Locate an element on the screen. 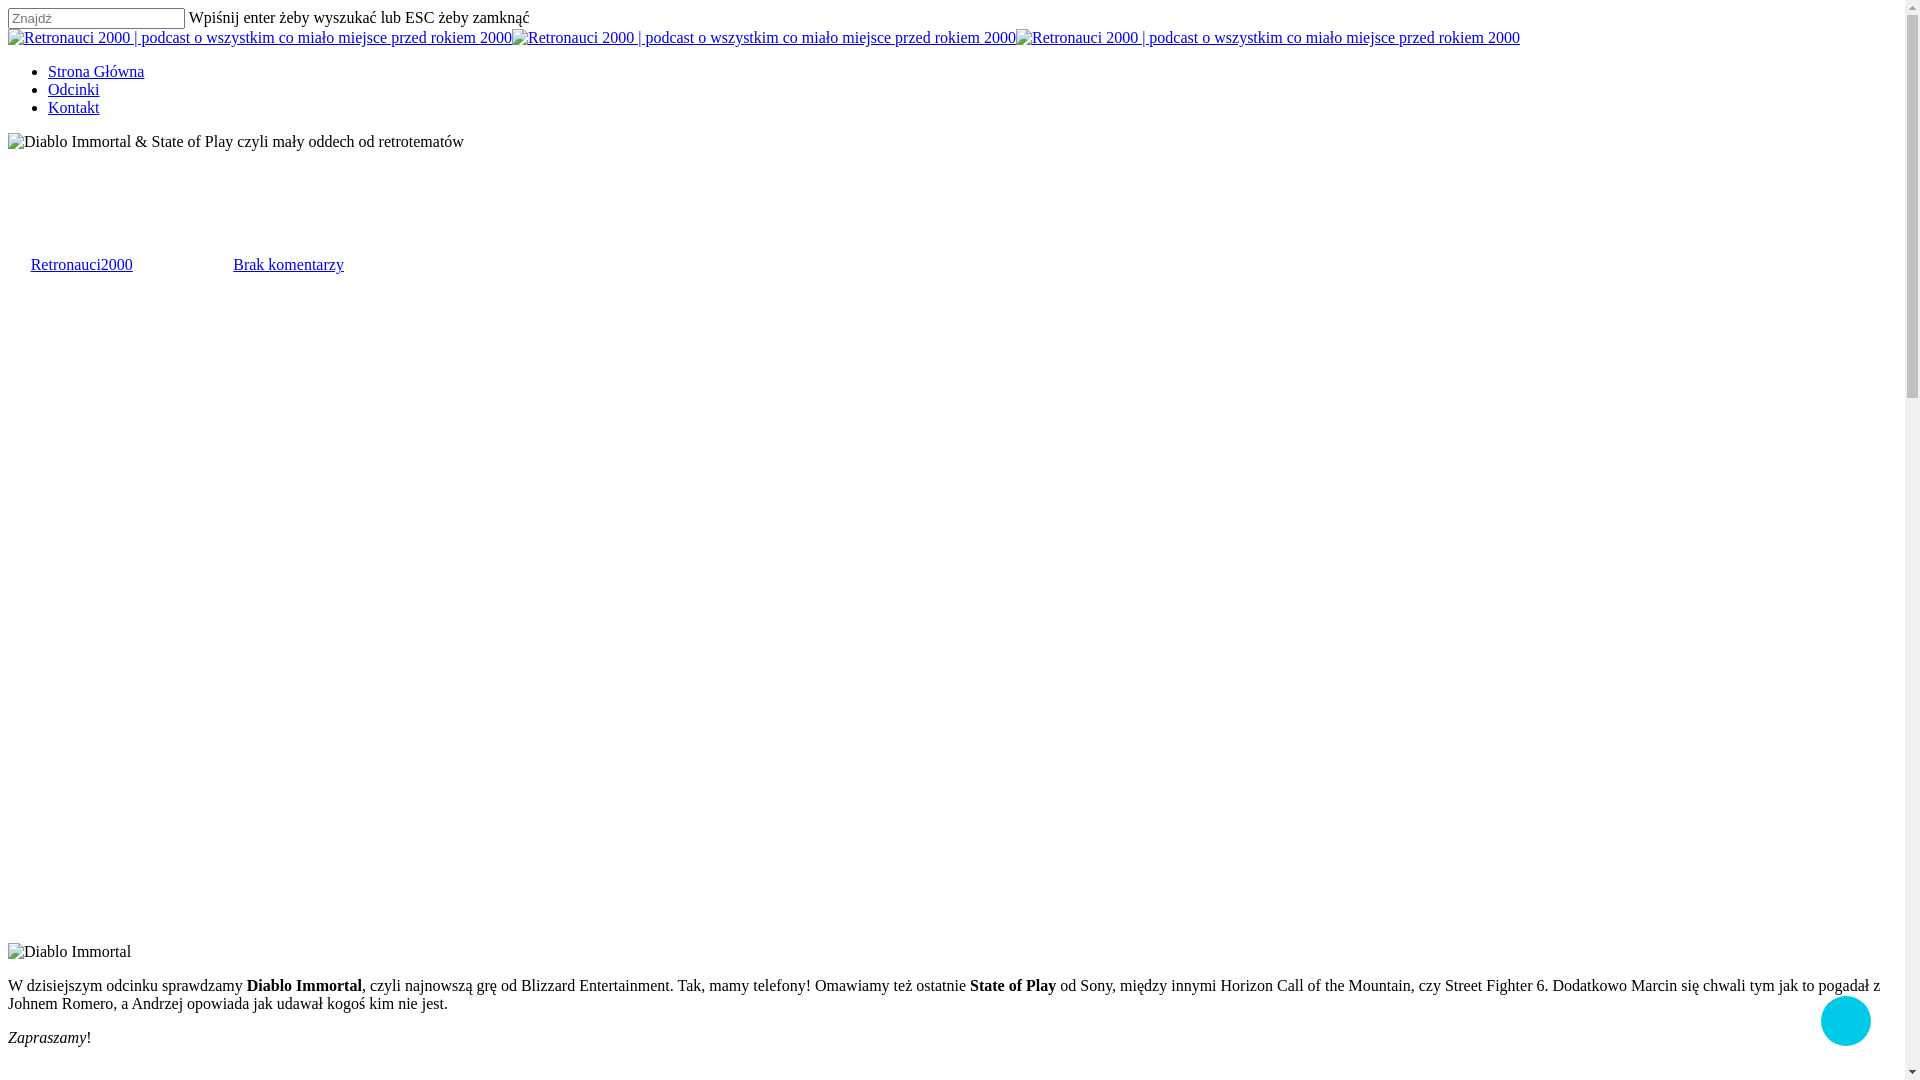 The image size is (1920, 1080). 'Brak komentarzy' is located at coordinates (287, 263).